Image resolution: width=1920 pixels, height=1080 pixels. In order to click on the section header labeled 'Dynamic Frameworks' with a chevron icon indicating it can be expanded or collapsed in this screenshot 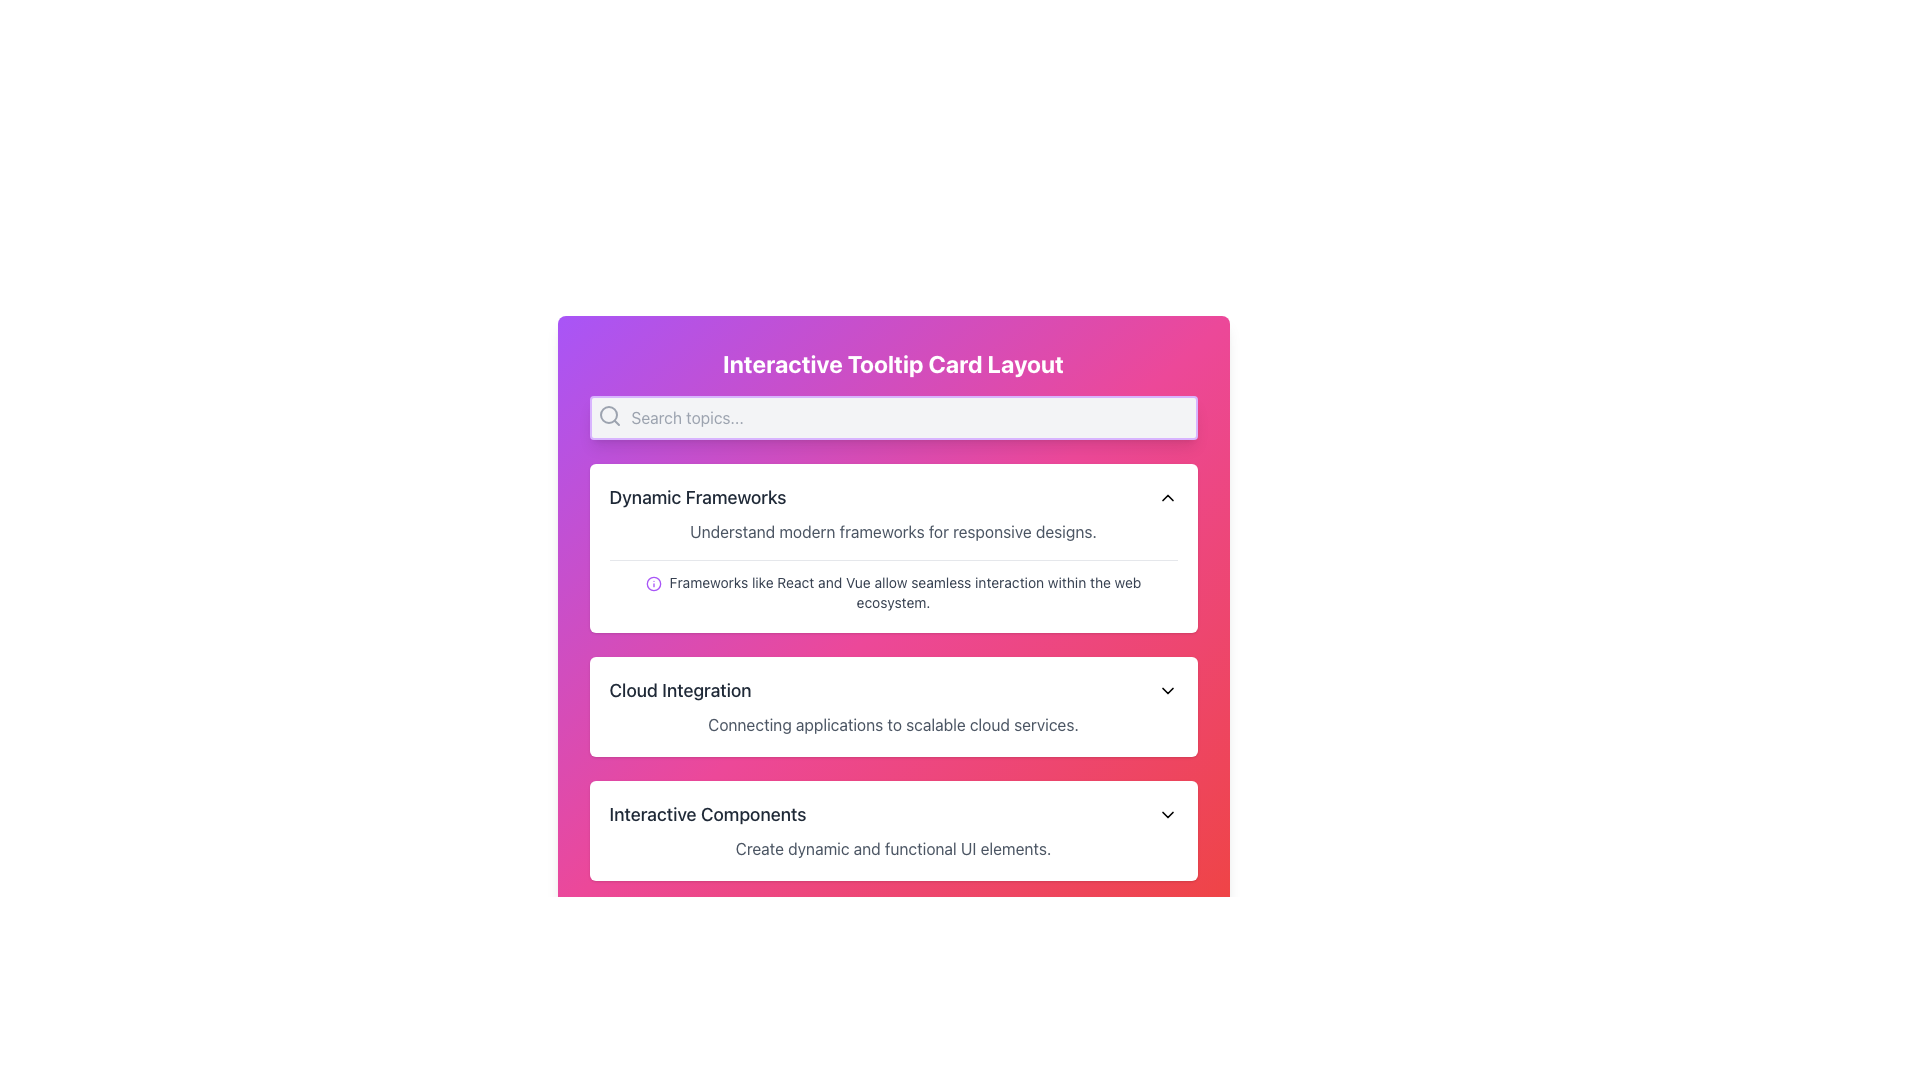, I will do `click(892, 496)`.